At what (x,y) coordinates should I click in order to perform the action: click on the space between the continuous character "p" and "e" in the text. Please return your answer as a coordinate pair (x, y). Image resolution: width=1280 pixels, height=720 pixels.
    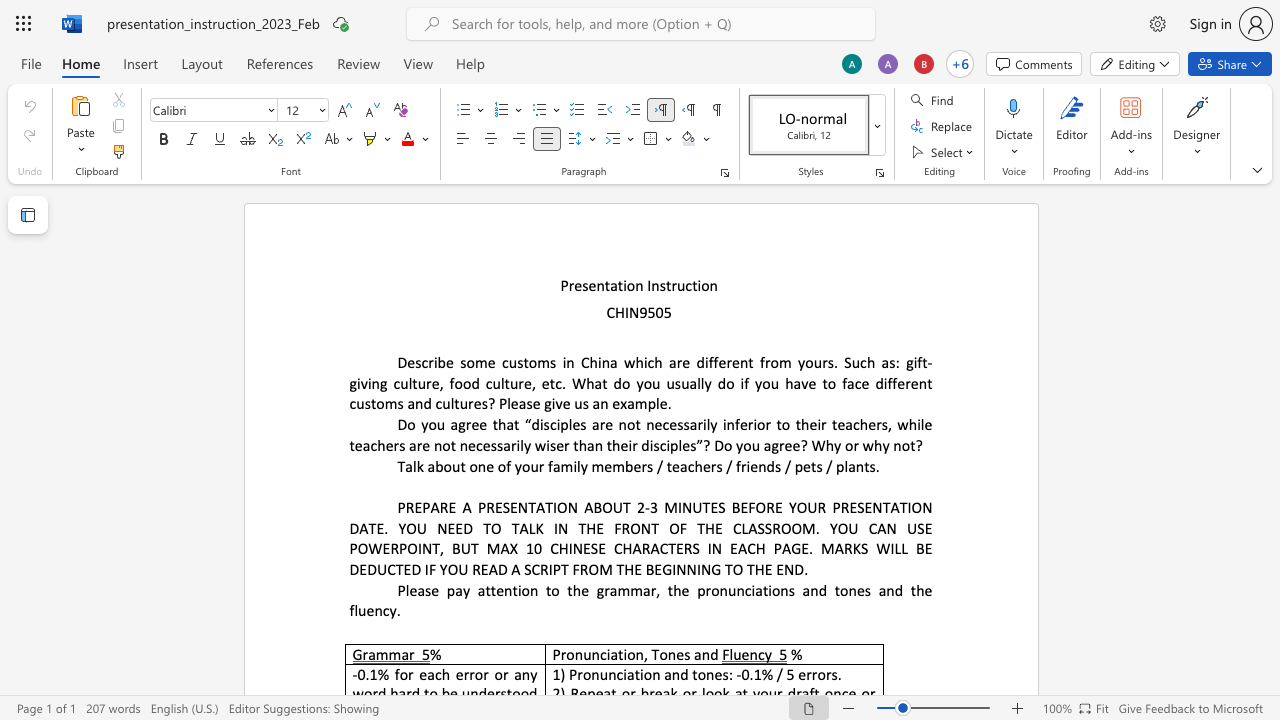
    Looking at the image, I should click on (802, 465).